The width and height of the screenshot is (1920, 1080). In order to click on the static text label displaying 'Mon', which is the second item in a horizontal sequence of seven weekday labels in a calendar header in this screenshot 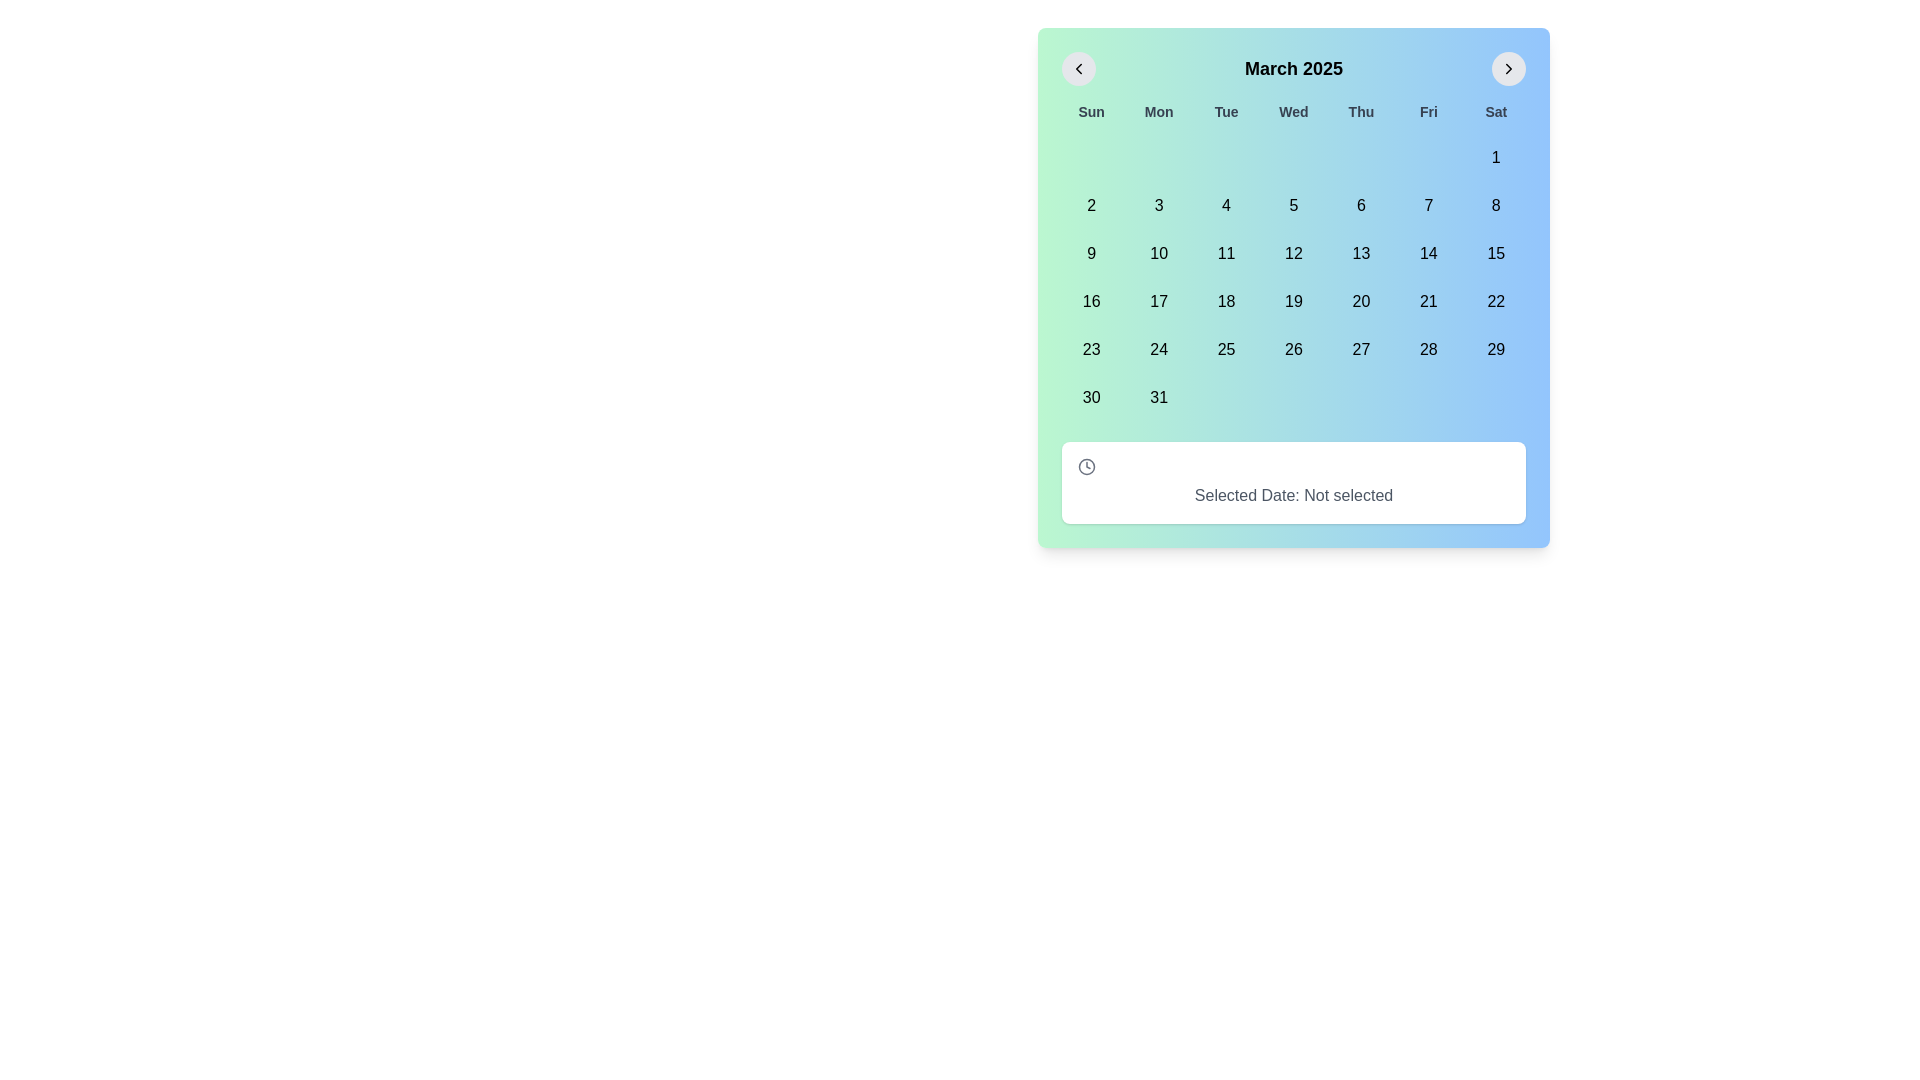, I will do `click(1159, 111)`.